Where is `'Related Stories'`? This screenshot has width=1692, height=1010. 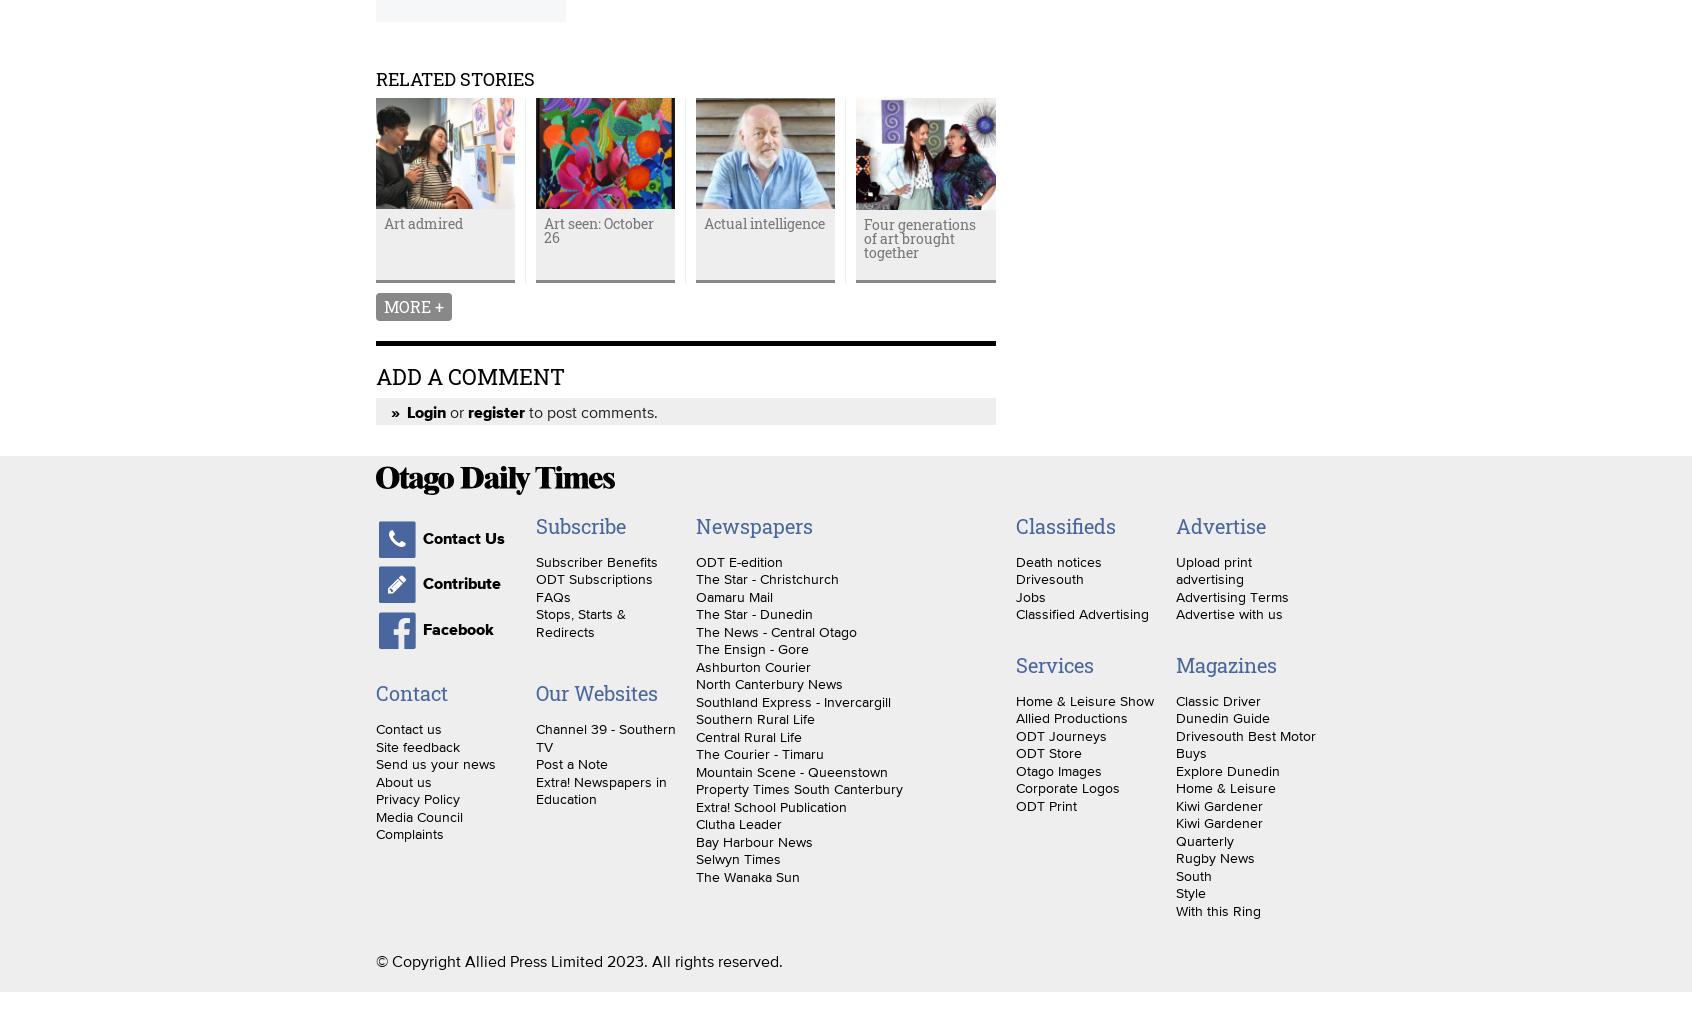 'Related Stories' is located at coordinates (454, 76).